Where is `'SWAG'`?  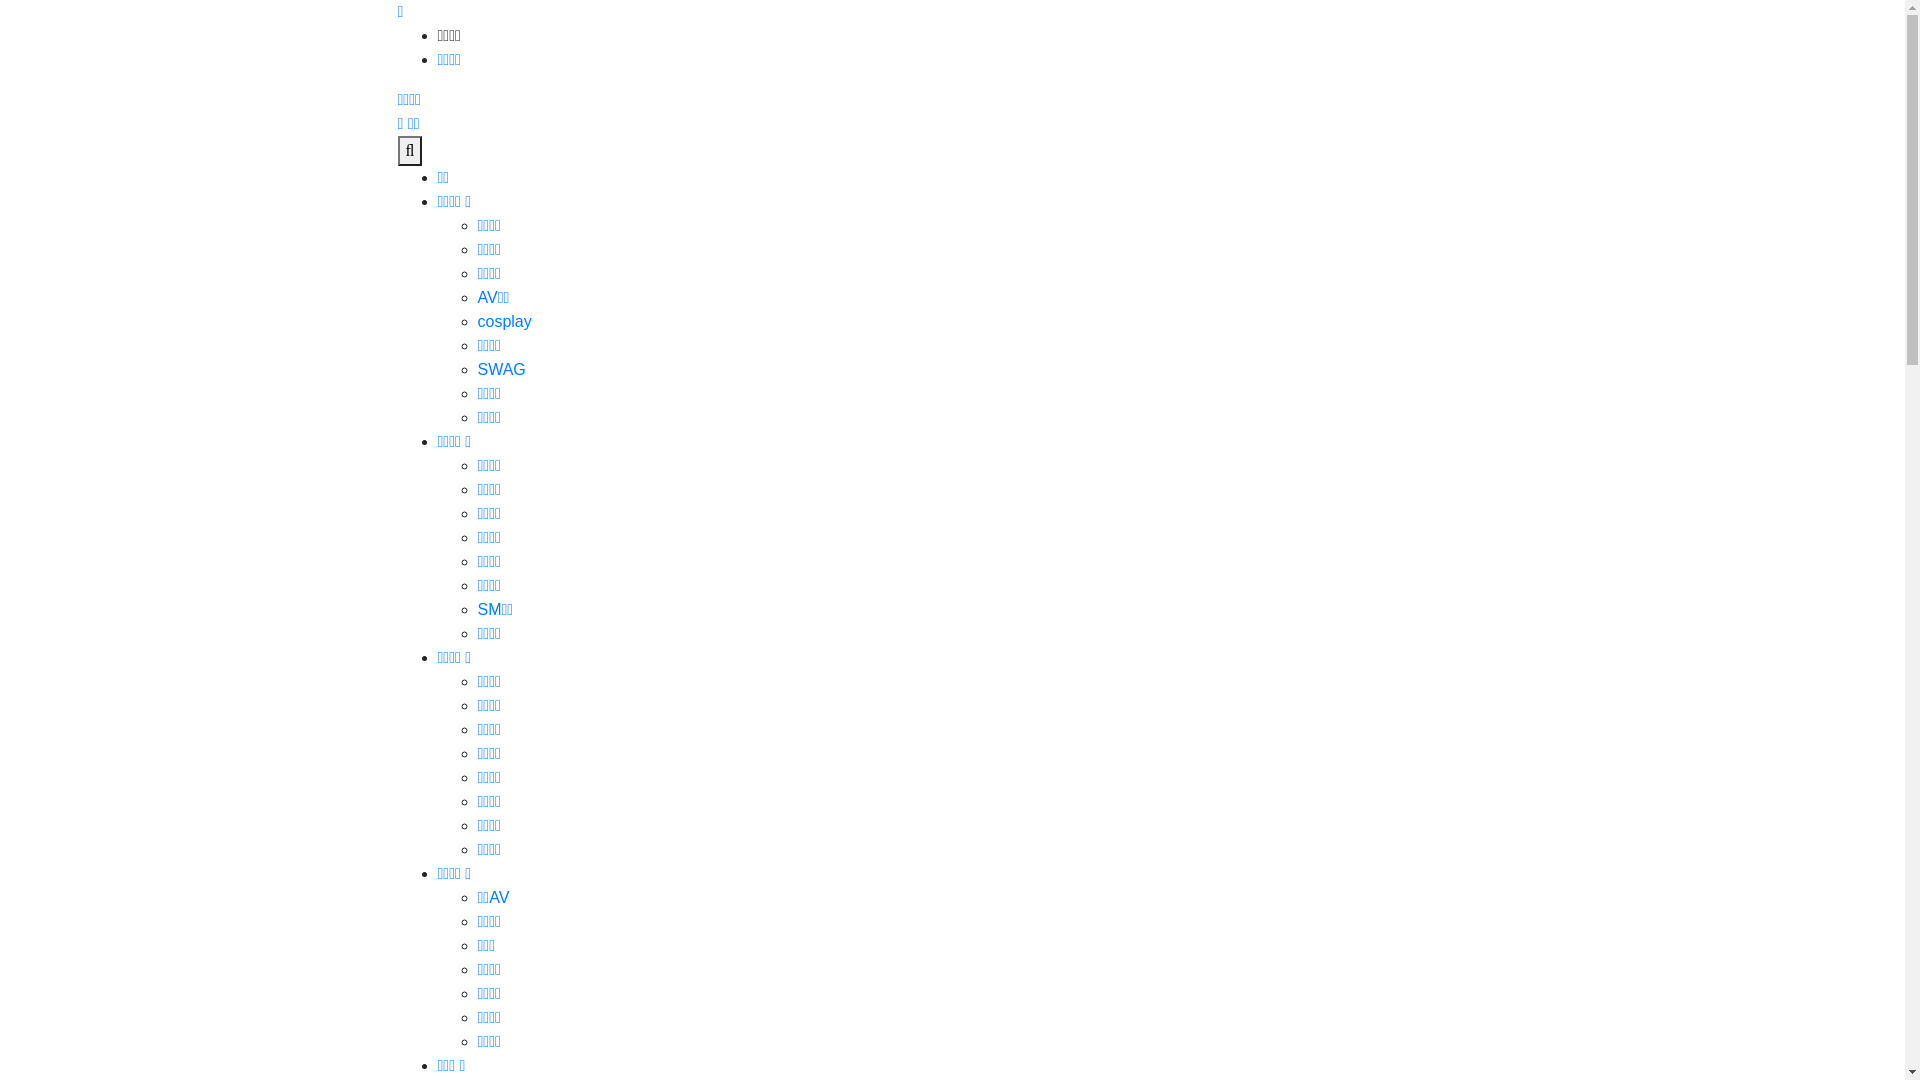
'SWAG' is located at coordinates (477, 369).